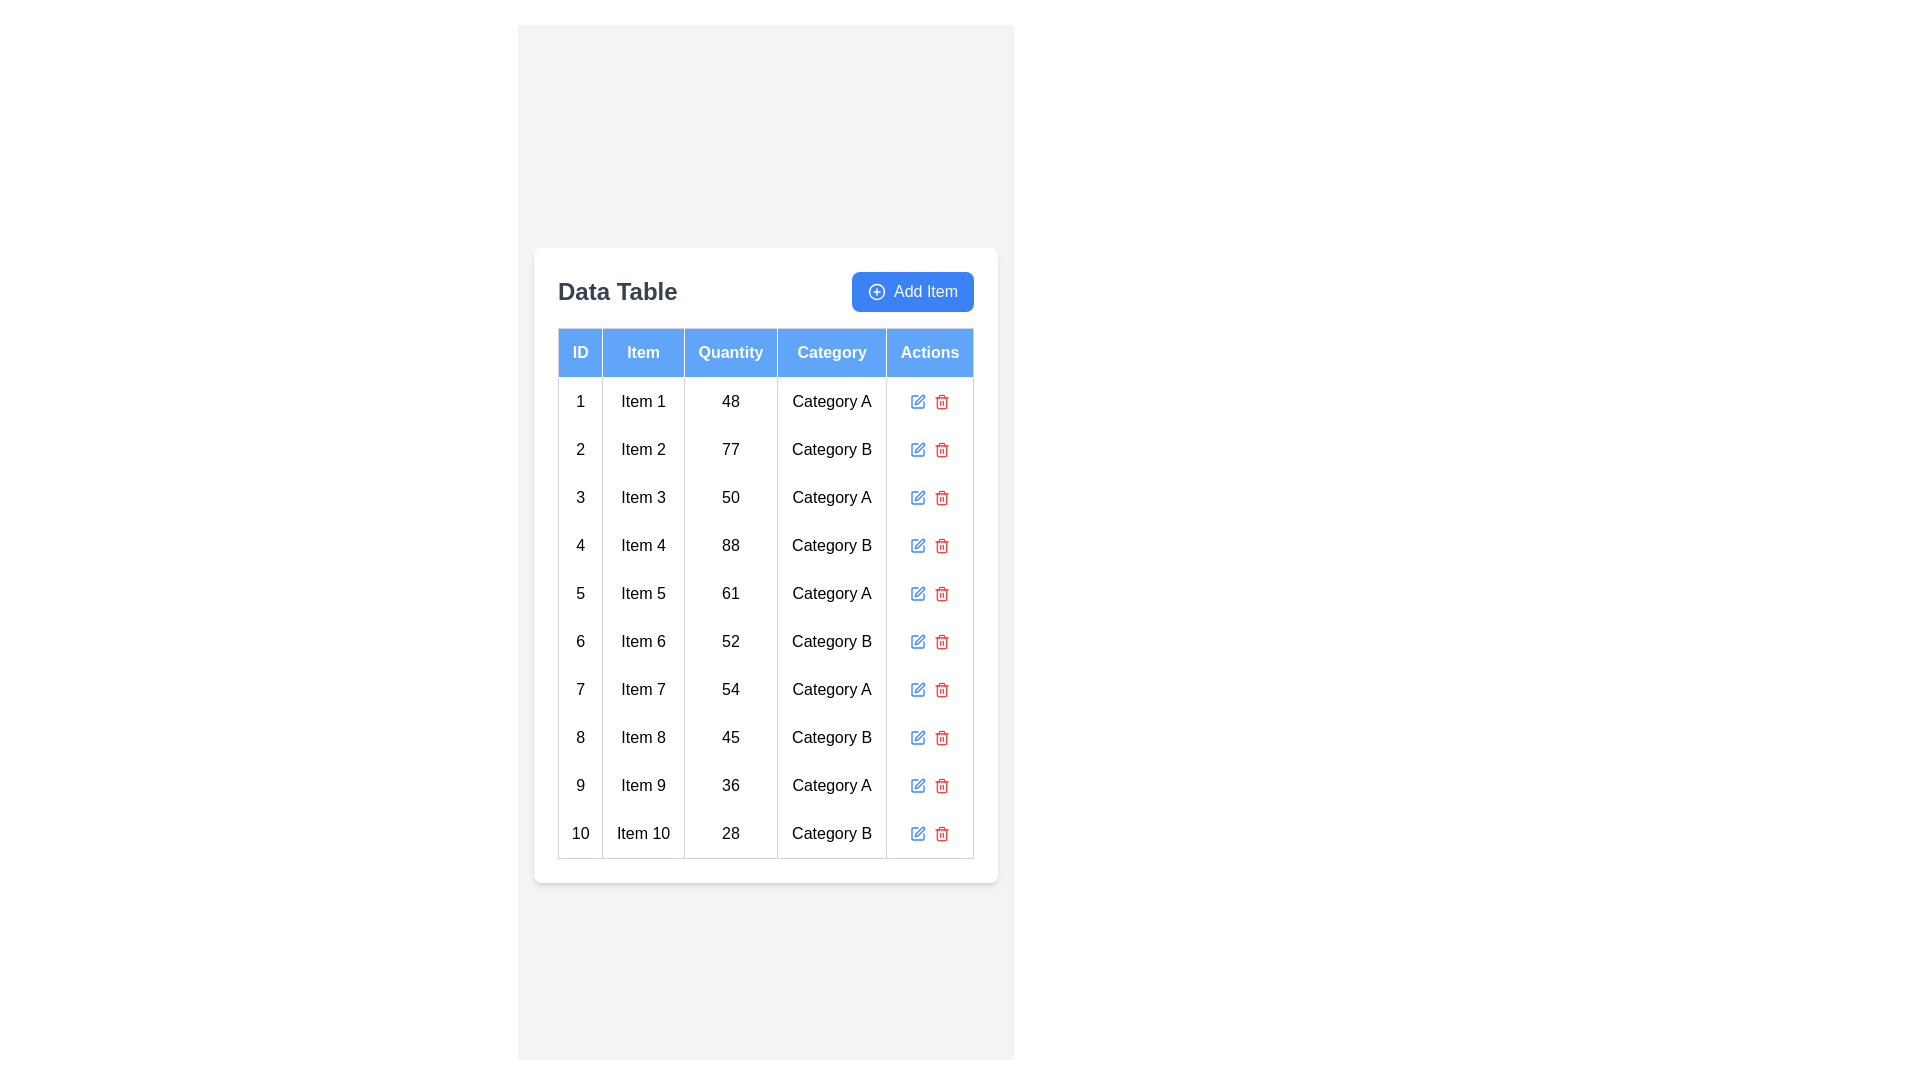 Image resolution: width=1920 pixels, height=1080 pixels. What do you see at coordinates (917, 448) in the screenshot?
I see `the small blue pencil icon in the 'Actions' column of the second row to initiate editing` at bounding box center [917, 448].